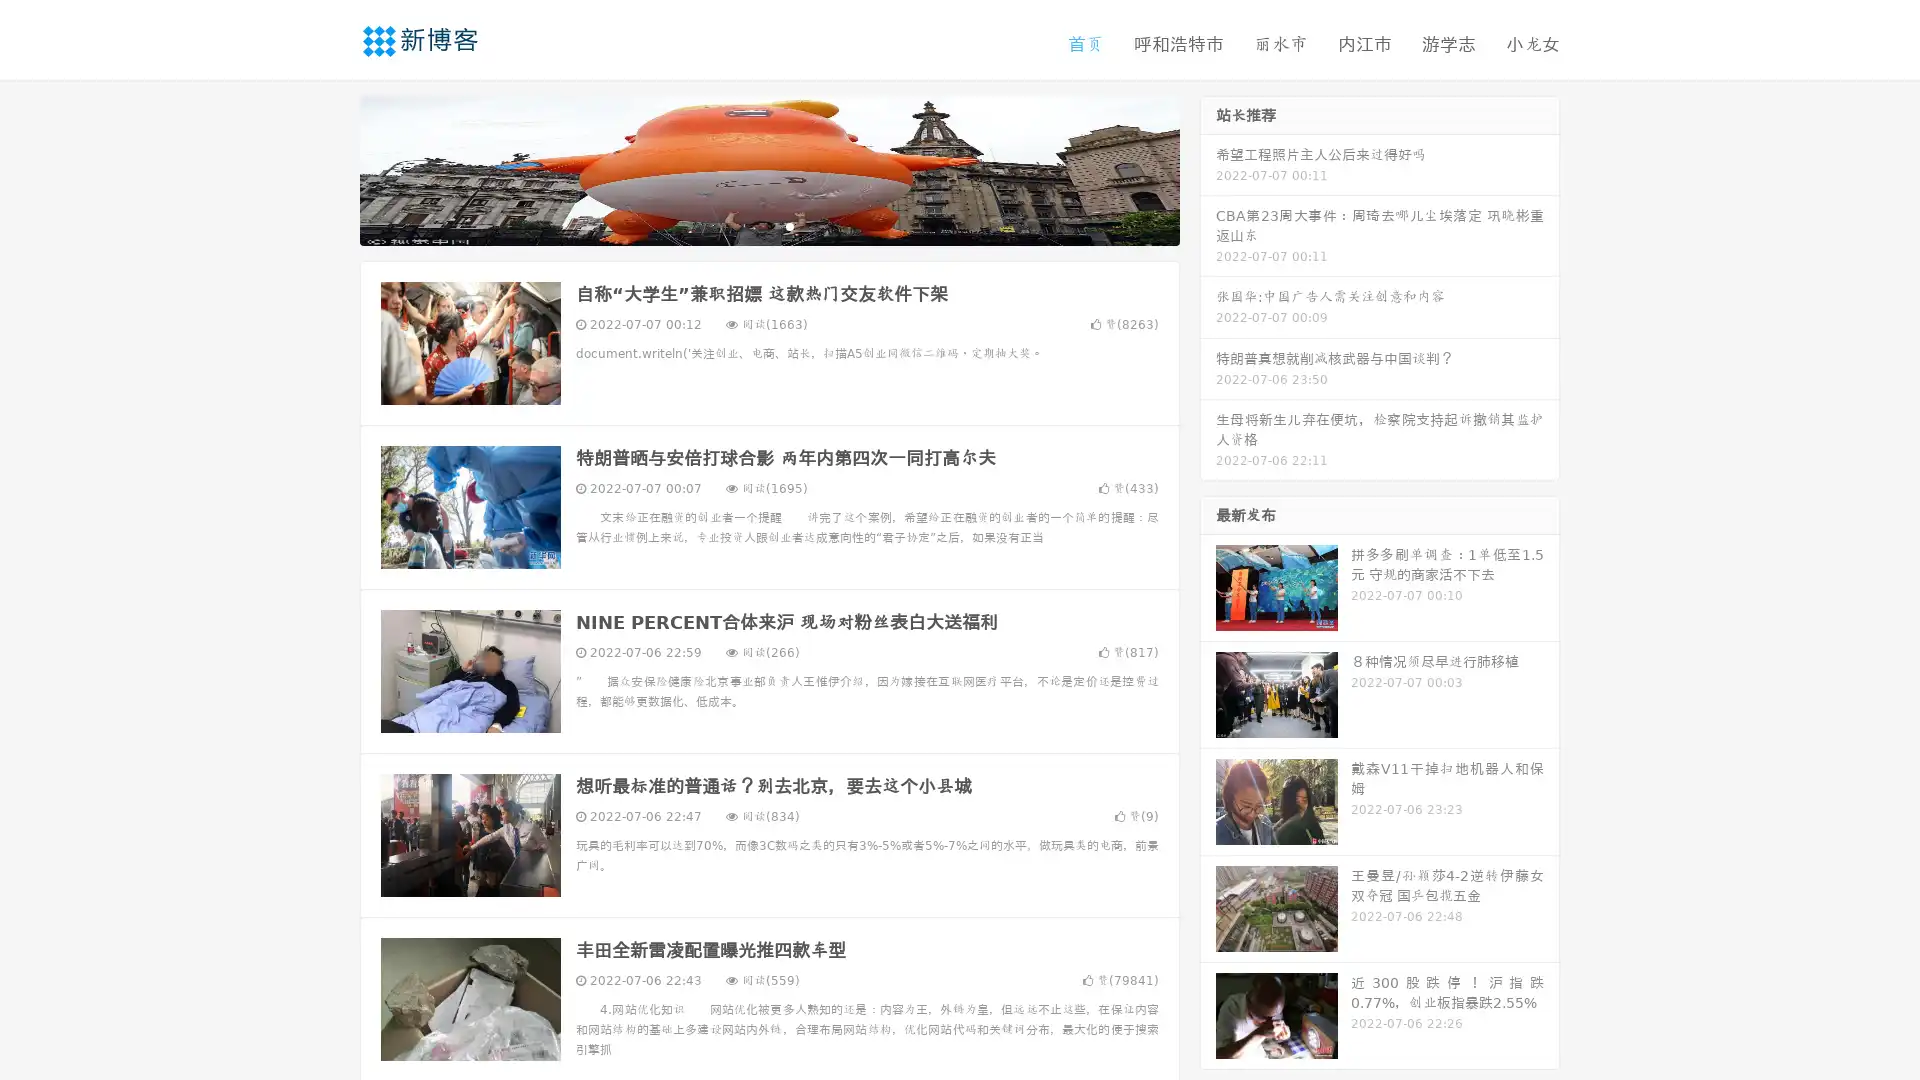 The image size is (1920, 1080). What do you see at coordinates (1208, 168) in the screenshot?
I see `Next slide` at bounding box center [1208, 168].